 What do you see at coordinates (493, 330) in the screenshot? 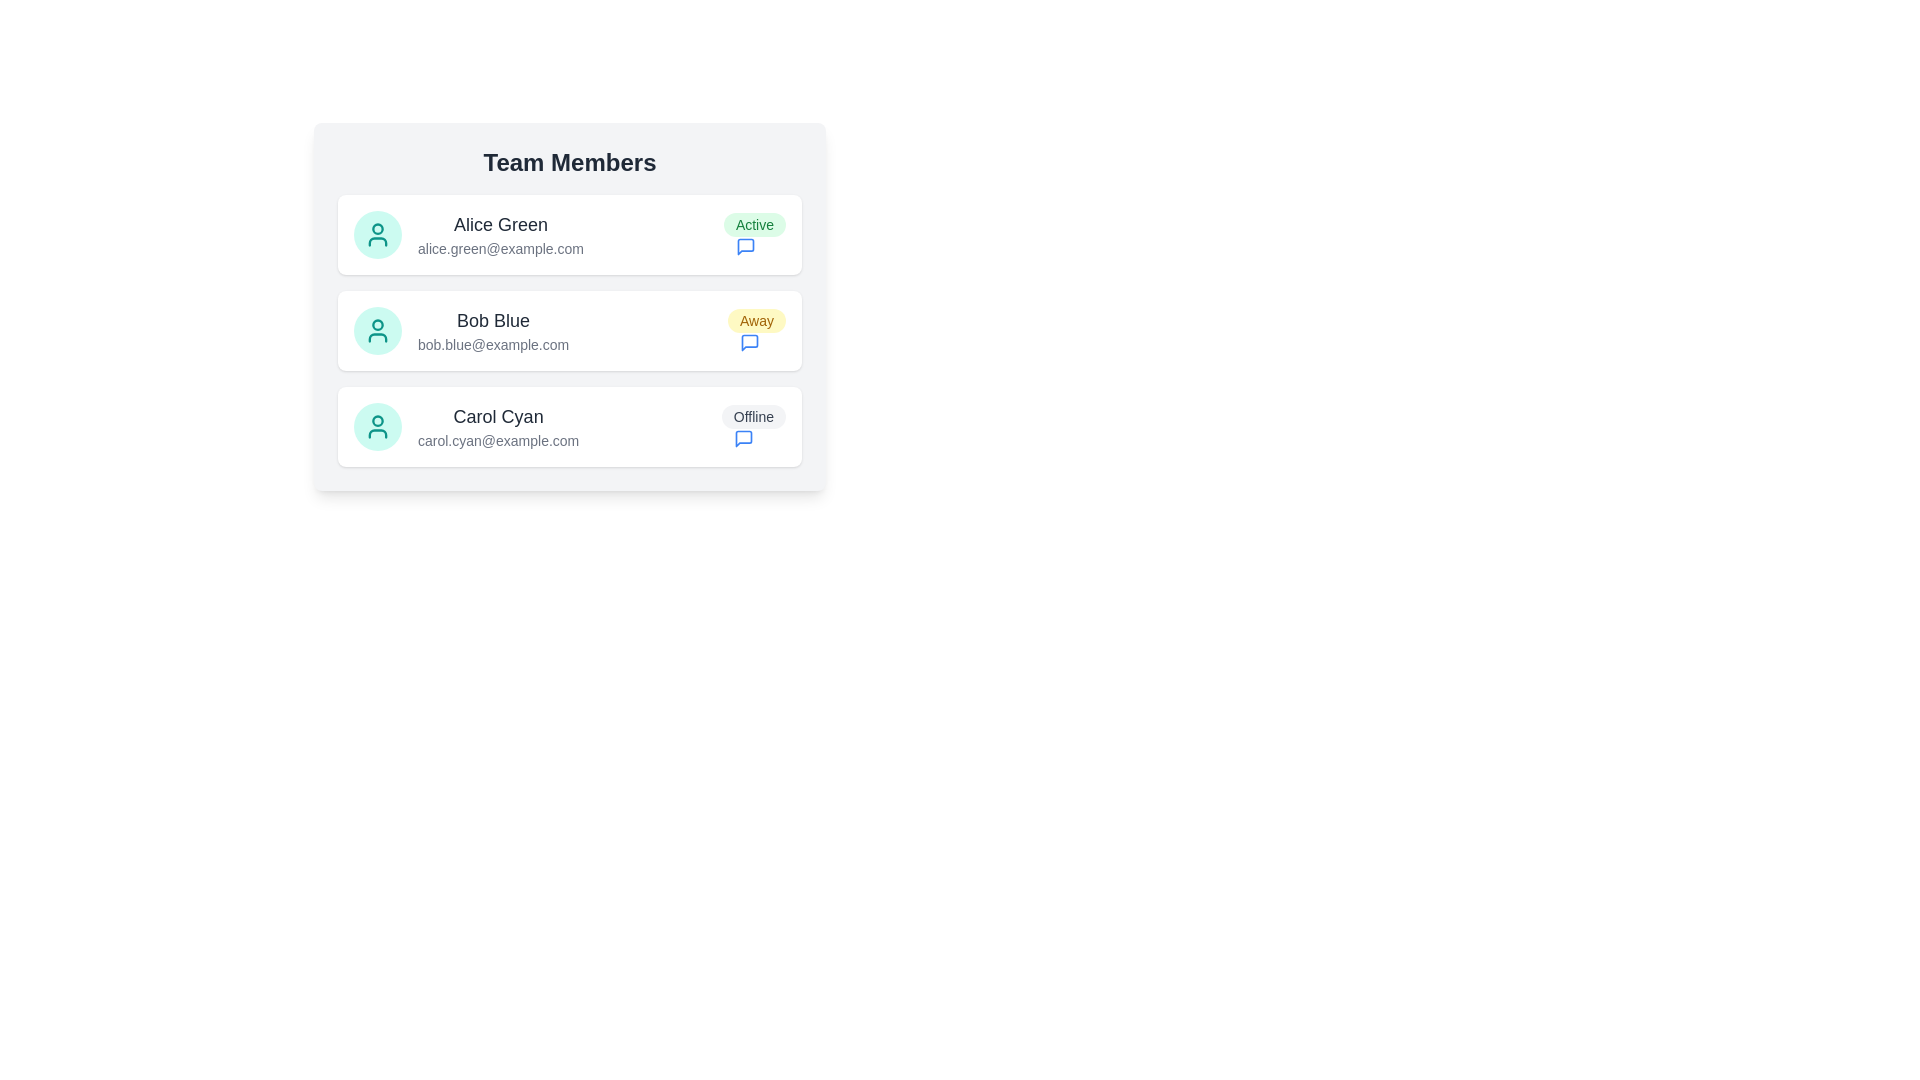
I see `the text display showing contact details of a team member, positioned between 'Alice Green' and 'Carol Cyan' under the 'Team Members' heading` at bounding box center [493, 330].